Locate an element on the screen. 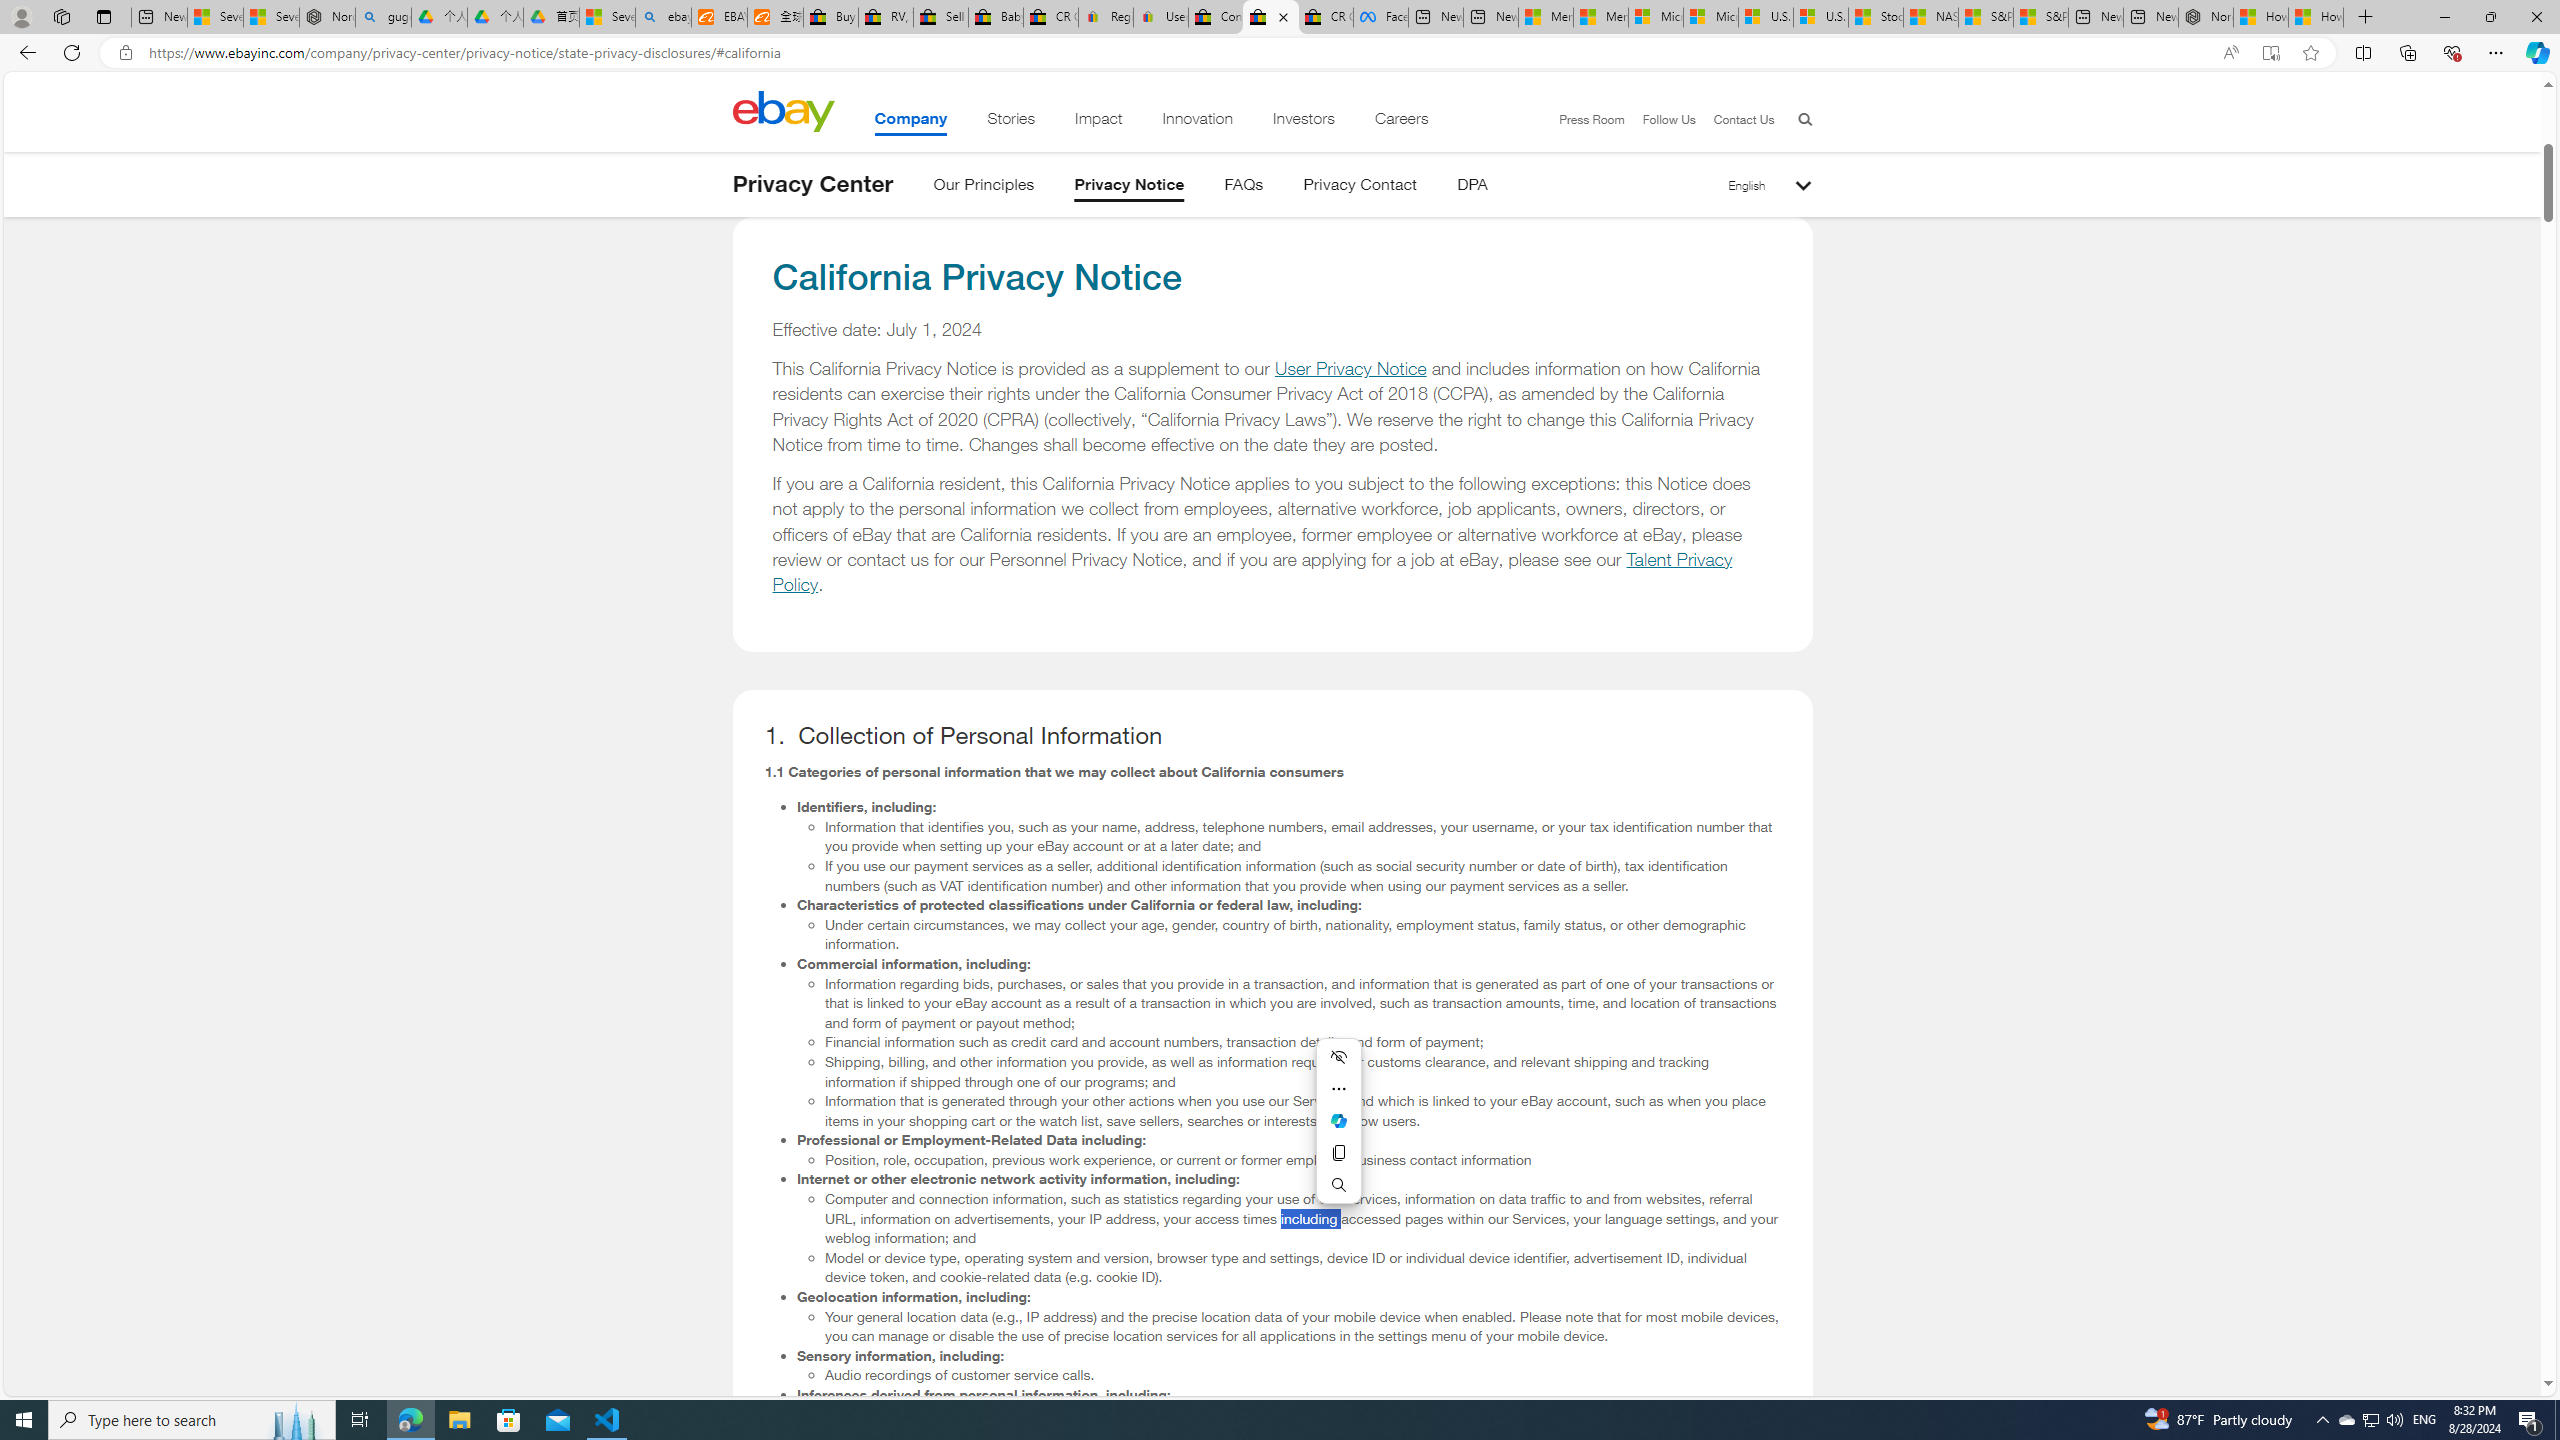 The height and width of the screenshot is (1440, 2560). 'FAQs' is located at coordinates (1243, 187).